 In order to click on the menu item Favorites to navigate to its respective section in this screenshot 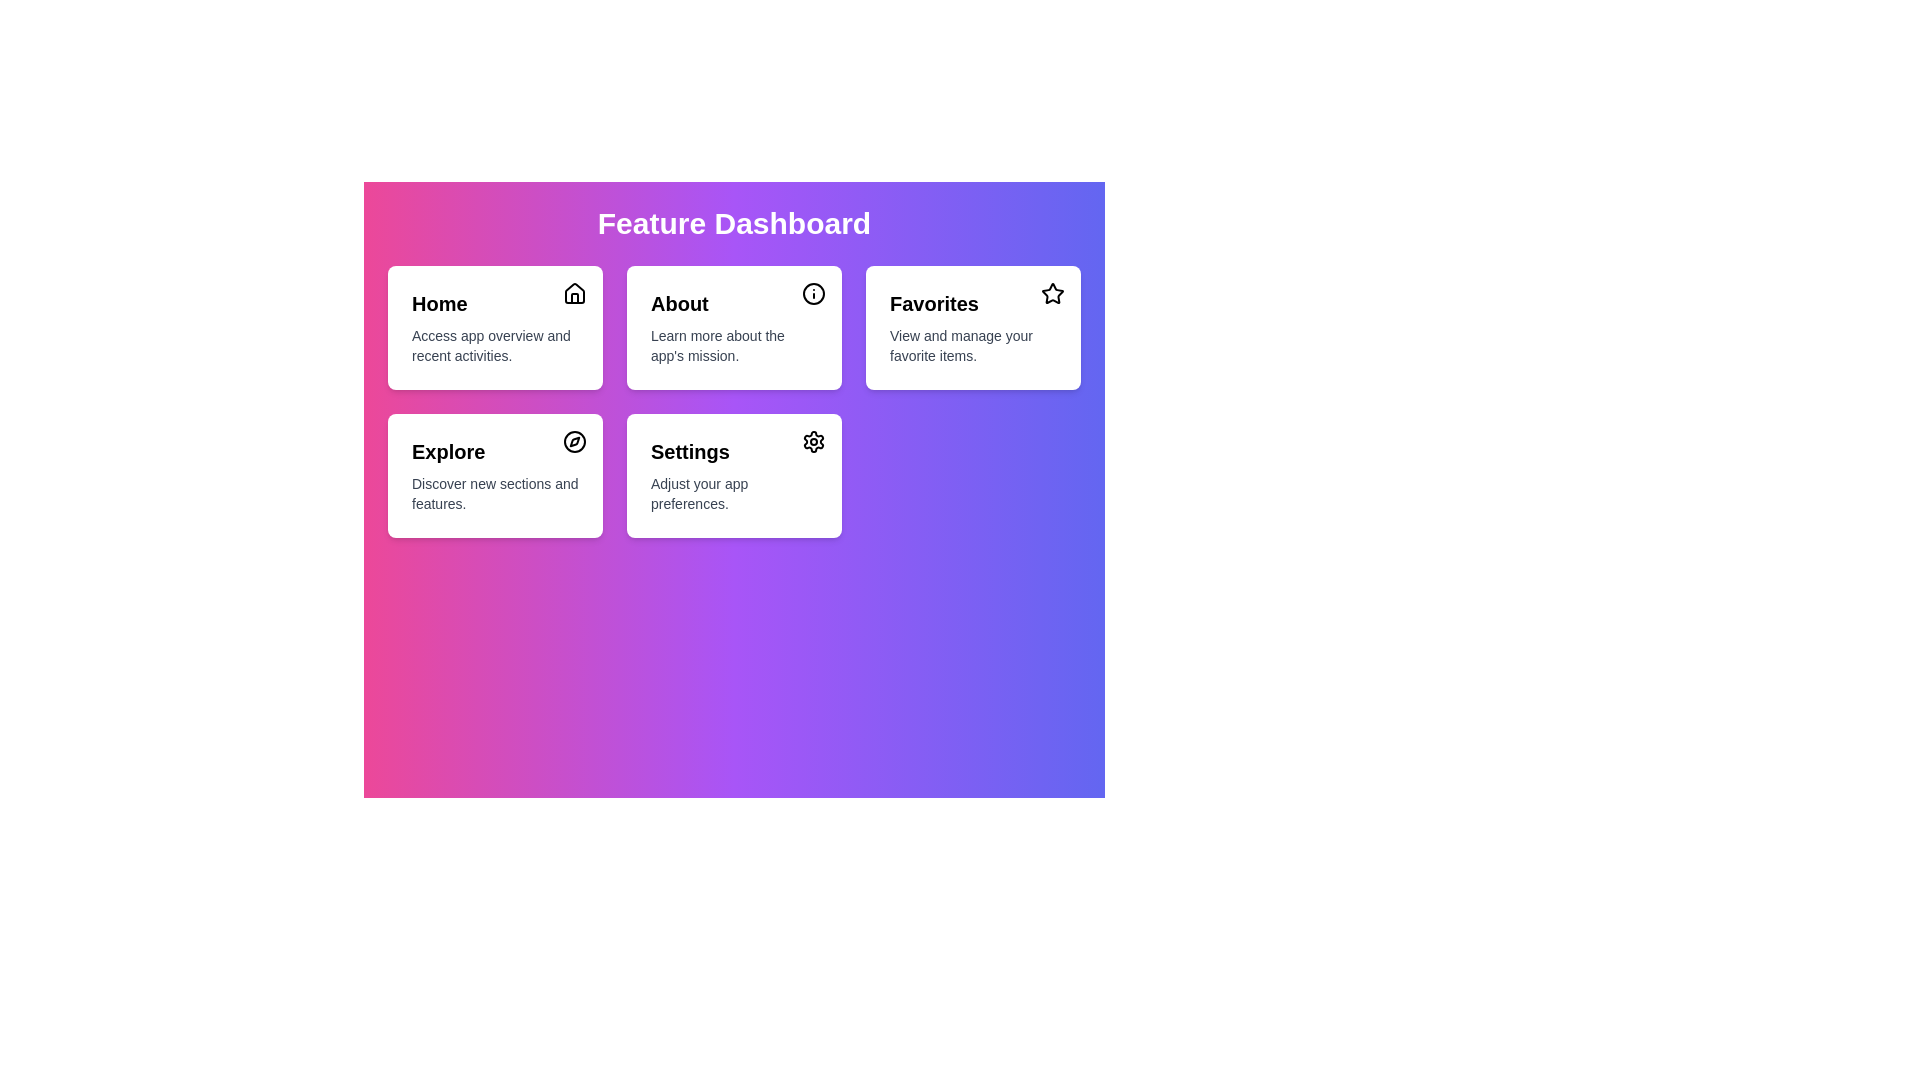, I will do `click(973, 326)`.